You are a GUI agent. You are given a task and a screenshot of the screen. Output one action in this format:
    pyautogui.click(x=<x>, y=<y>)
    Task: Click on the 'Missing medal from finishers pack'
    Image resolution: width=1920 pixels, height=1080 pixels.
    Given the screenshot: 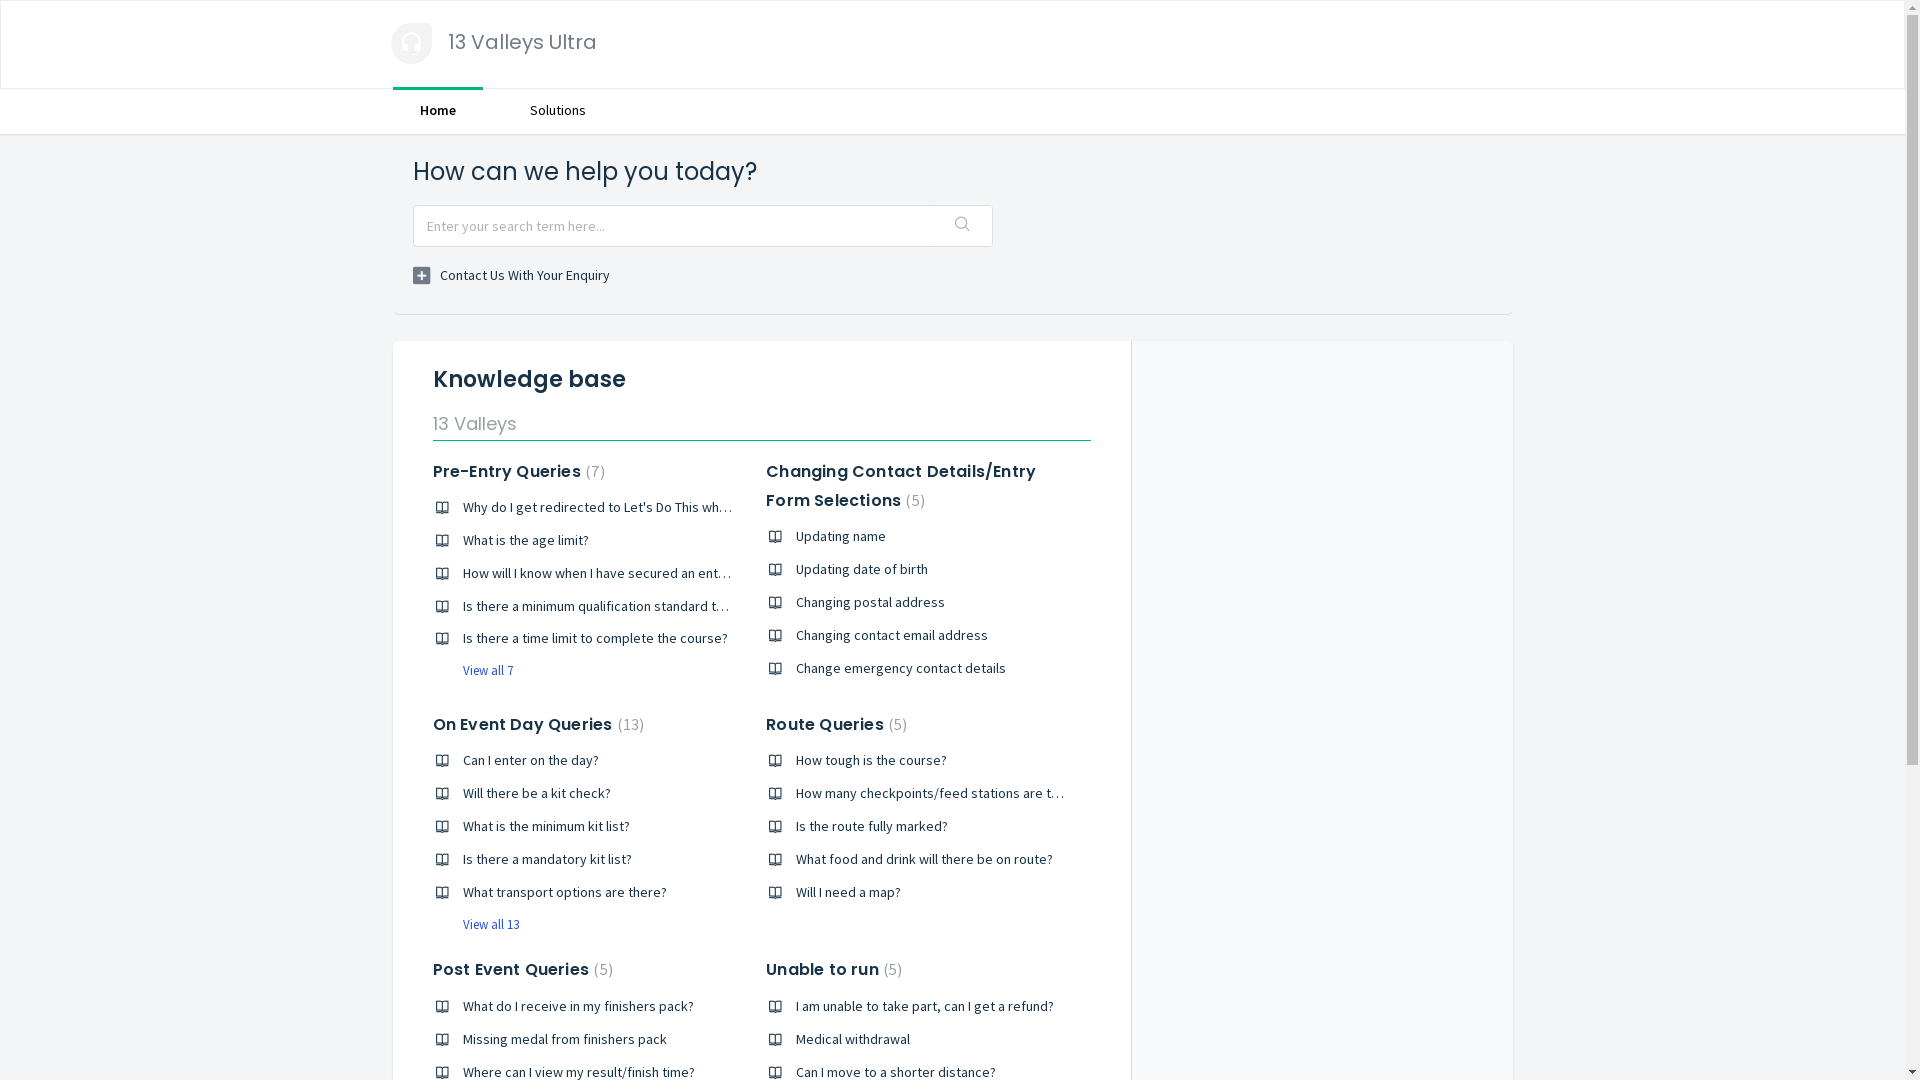 What is the action you would take?
    pyautogui.click(x=563, y=1037)
    